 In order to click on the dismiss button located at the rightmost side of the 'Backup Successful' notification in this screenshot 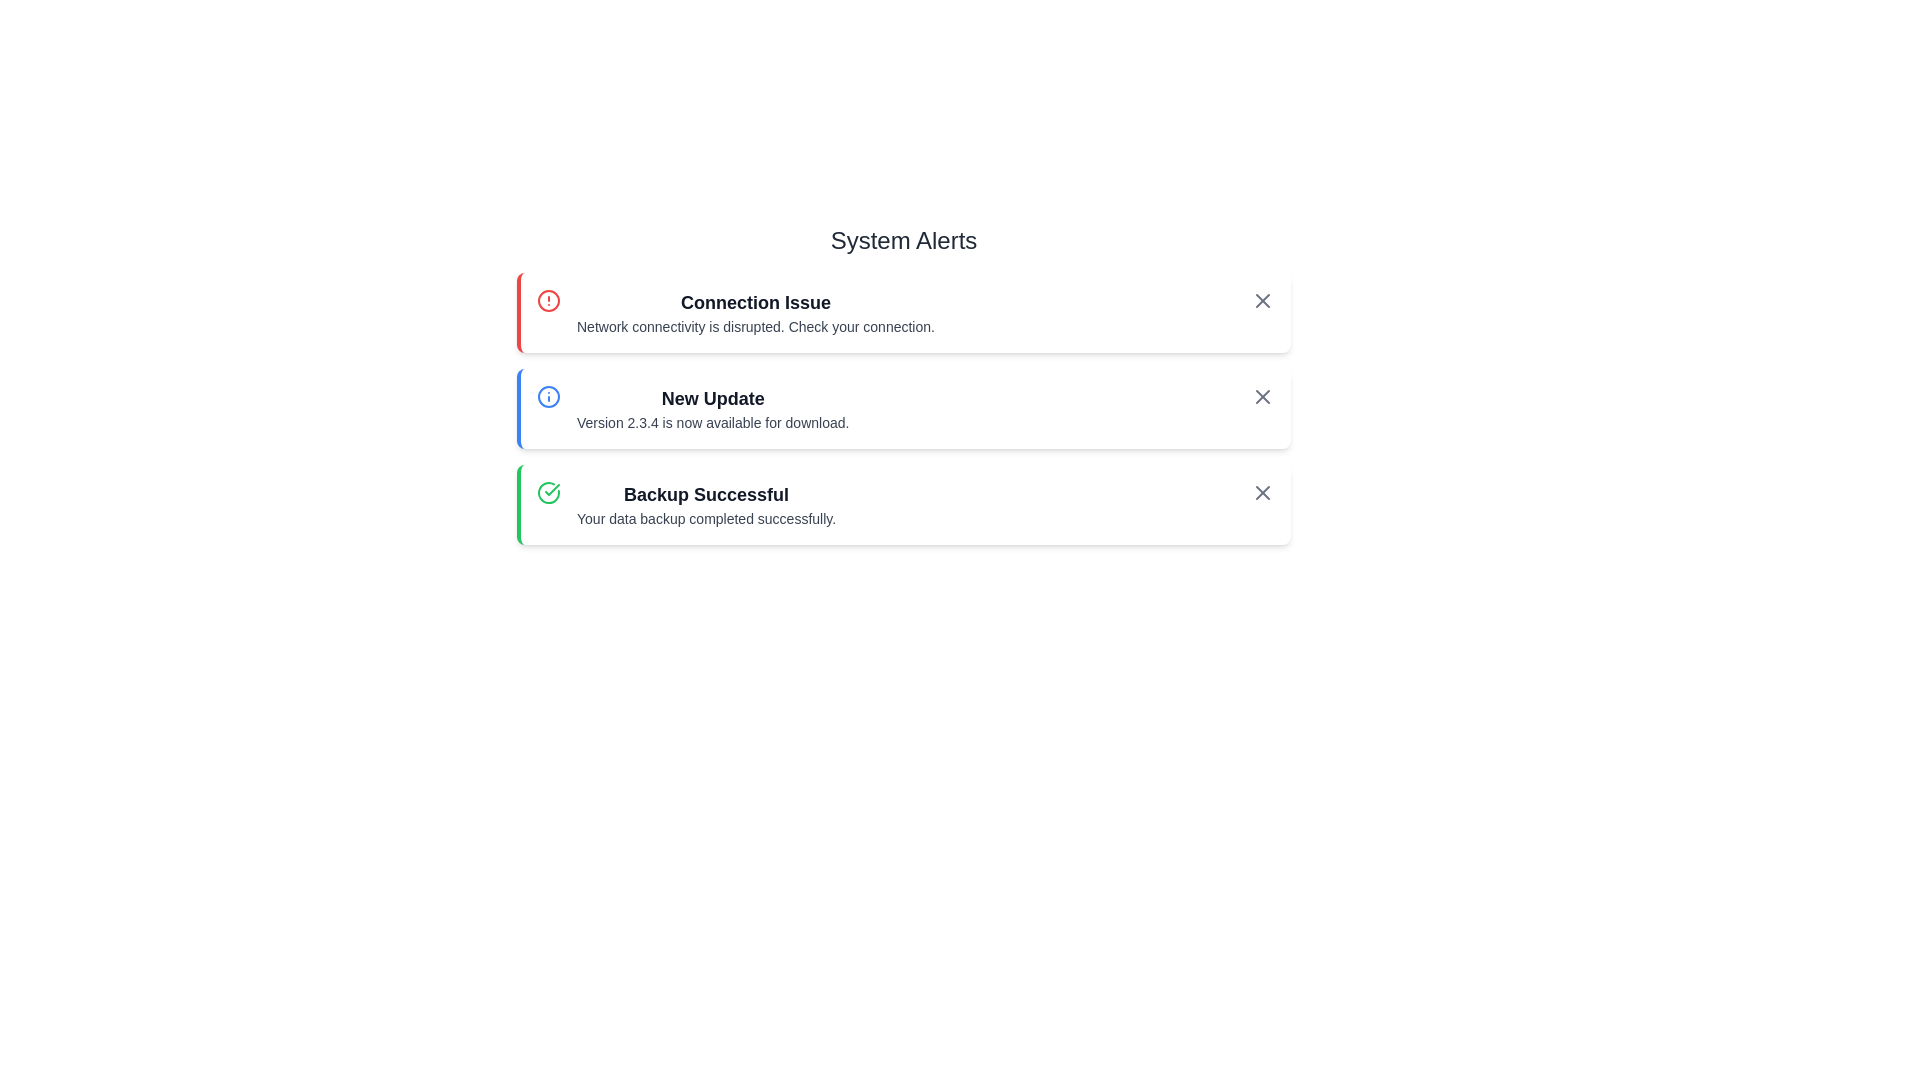, I will do `click(1261, 493)`.